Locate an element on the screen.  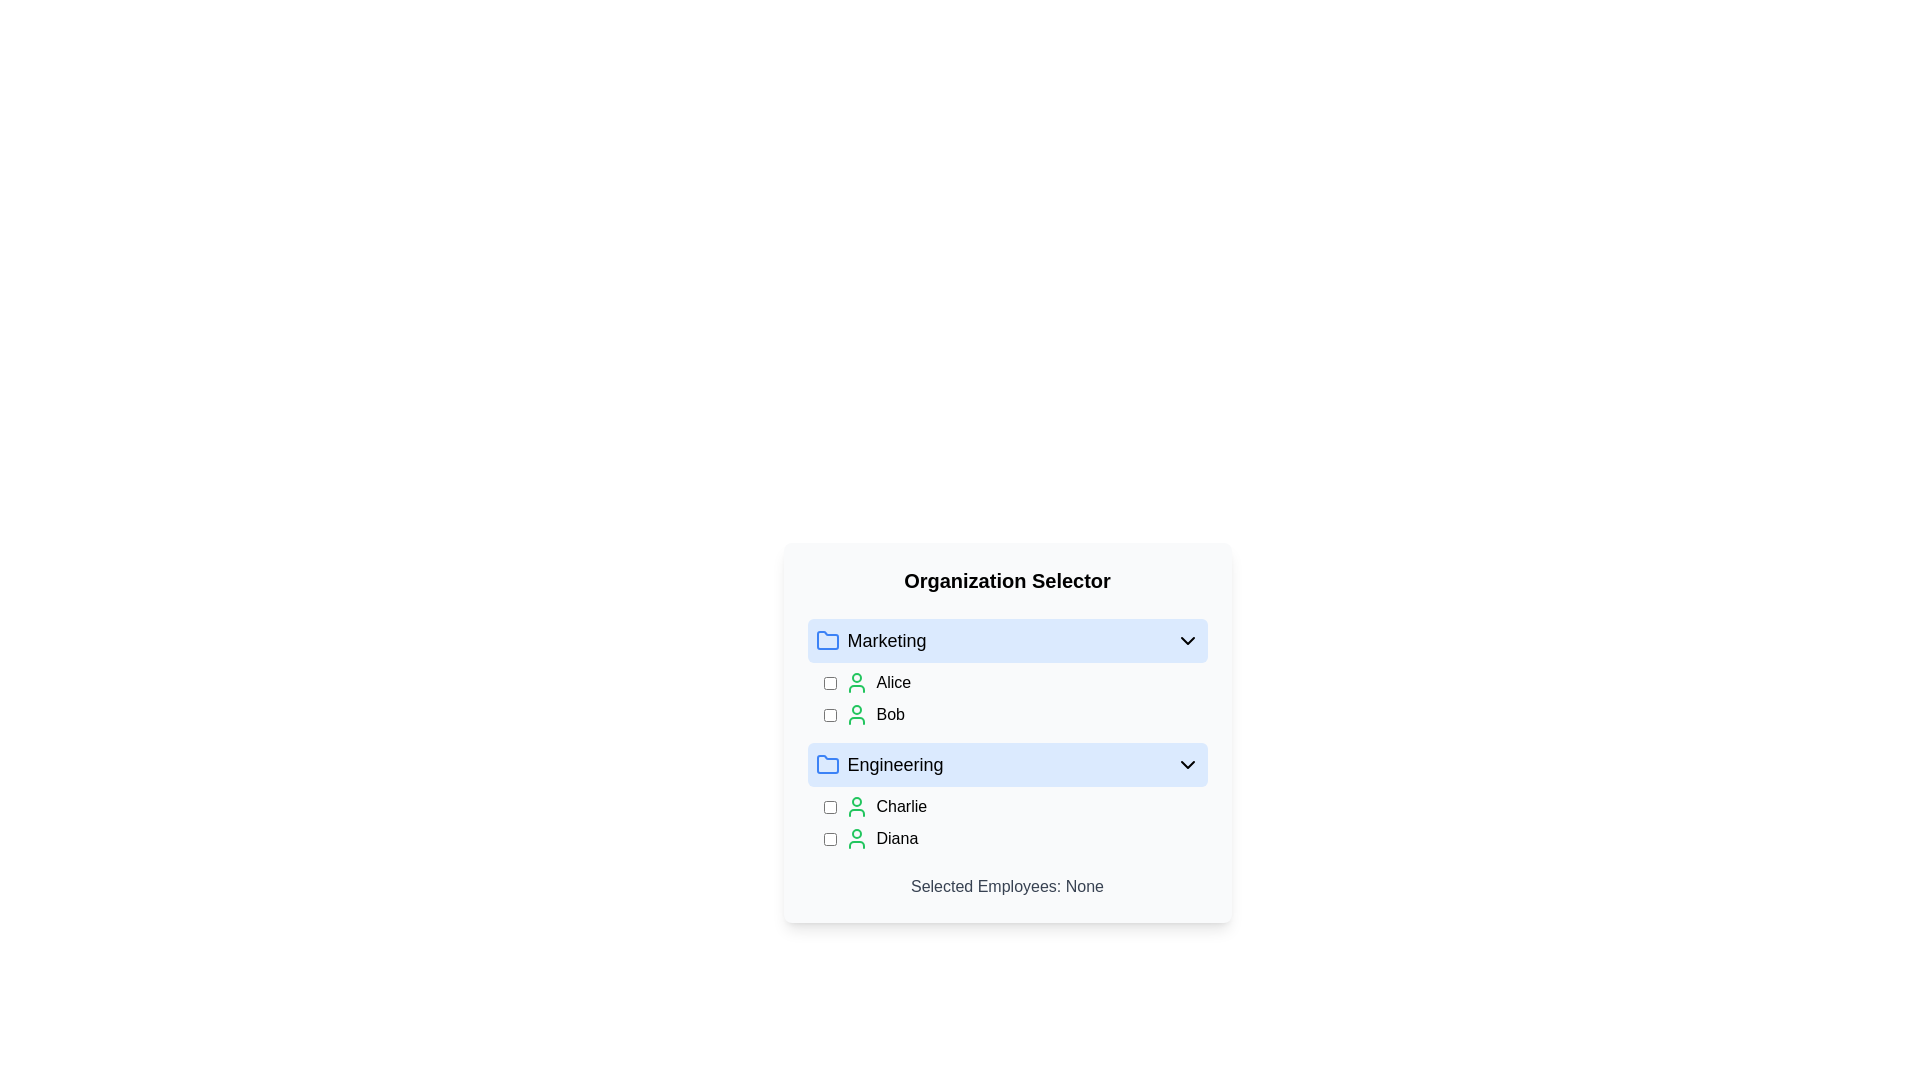
the interactive checkbox located to the left of the name text 'Diana' in the 'Engineering' section to check or uncheck it is located at coordinates (830, 839).